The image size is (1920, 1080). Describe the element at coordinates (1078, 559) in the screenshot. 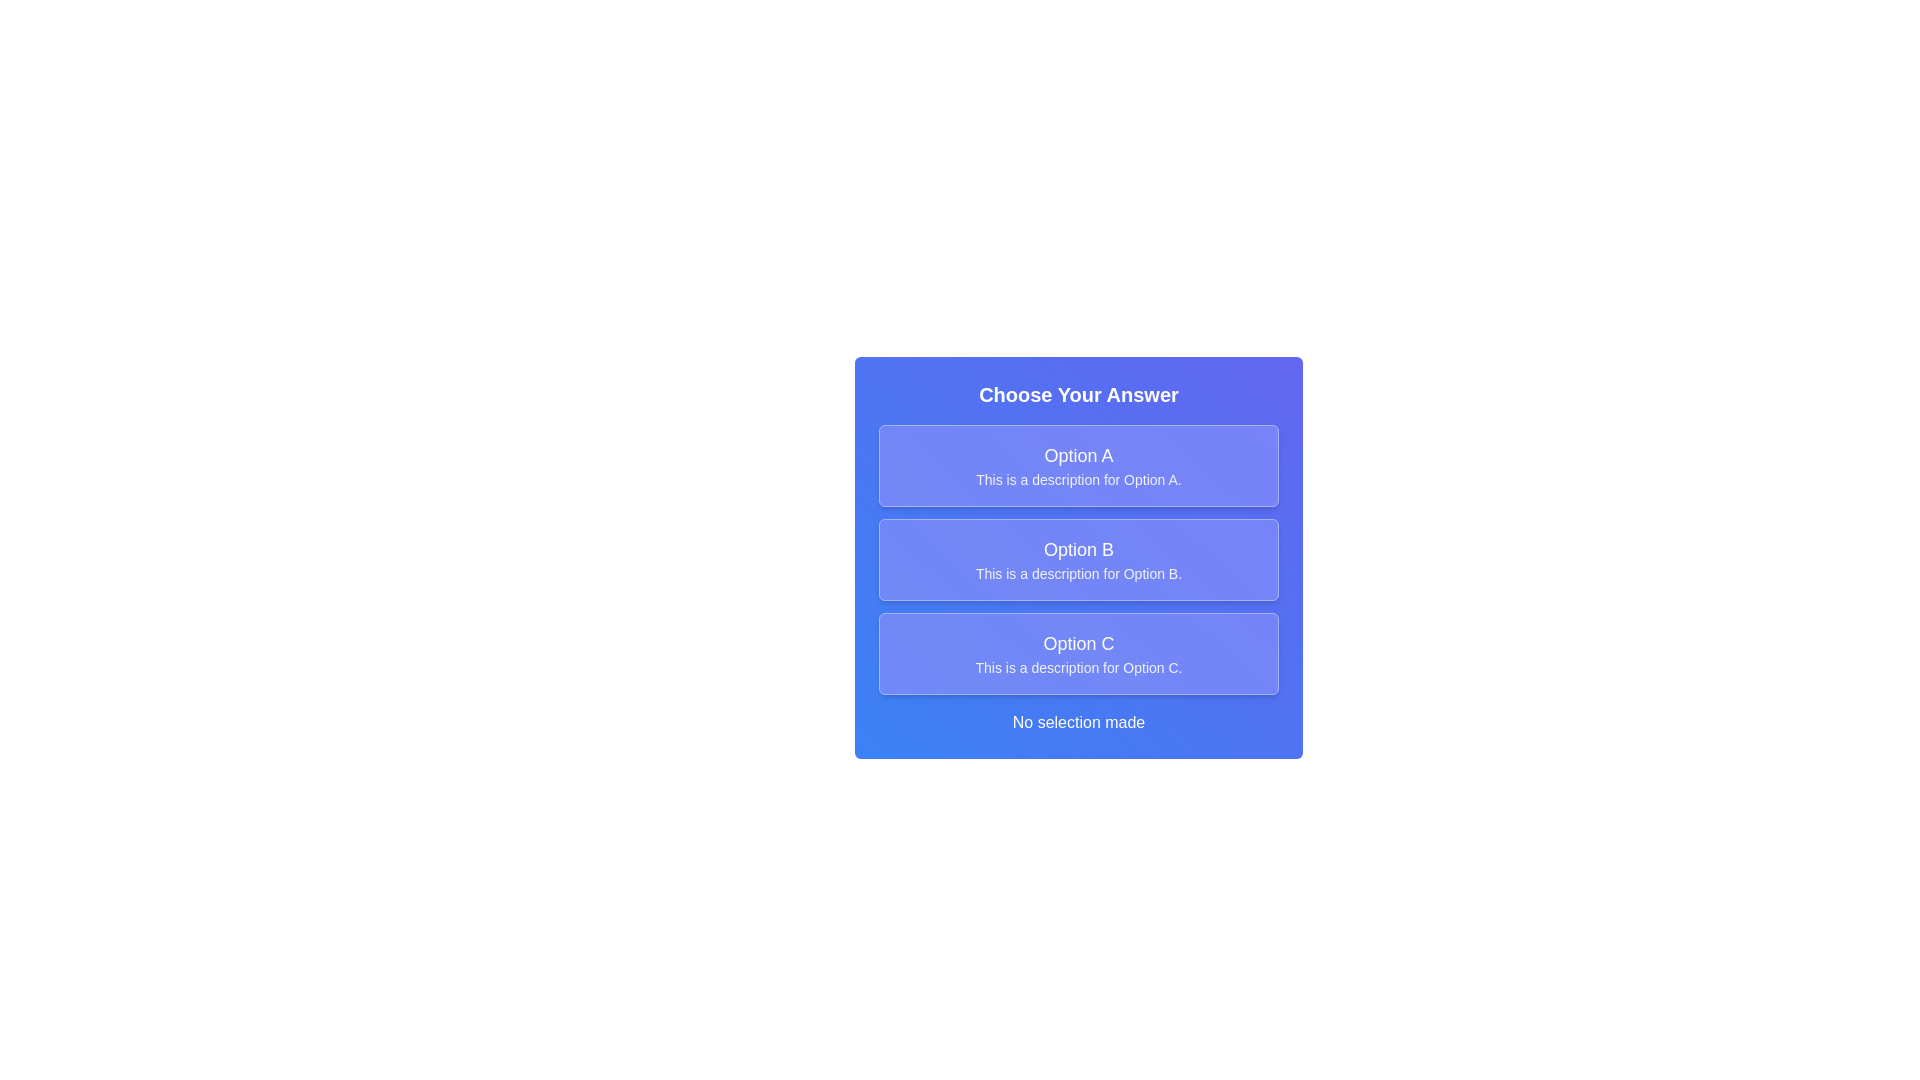

I see `the second option button labeled 'Option B'` at that location.